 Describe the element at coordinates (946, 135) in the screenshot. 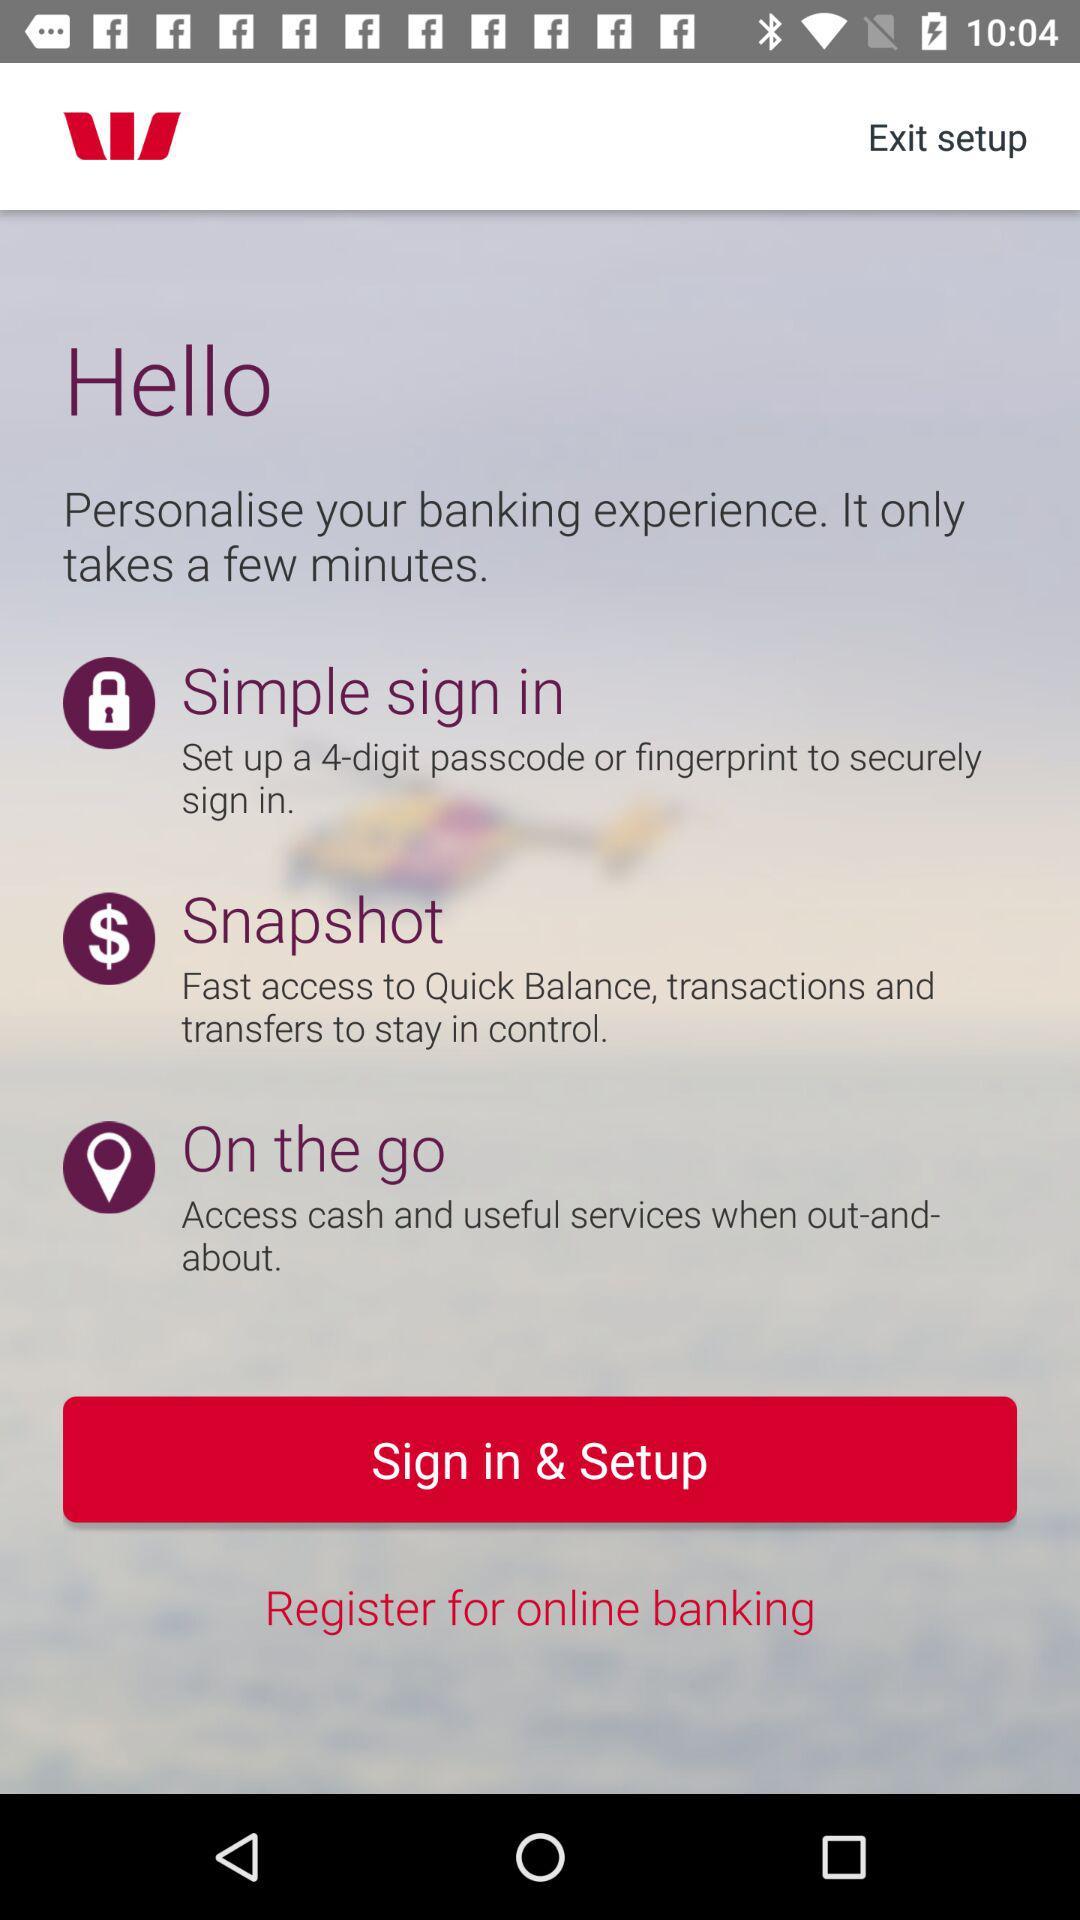

I see `the exit setup icon` at that location.